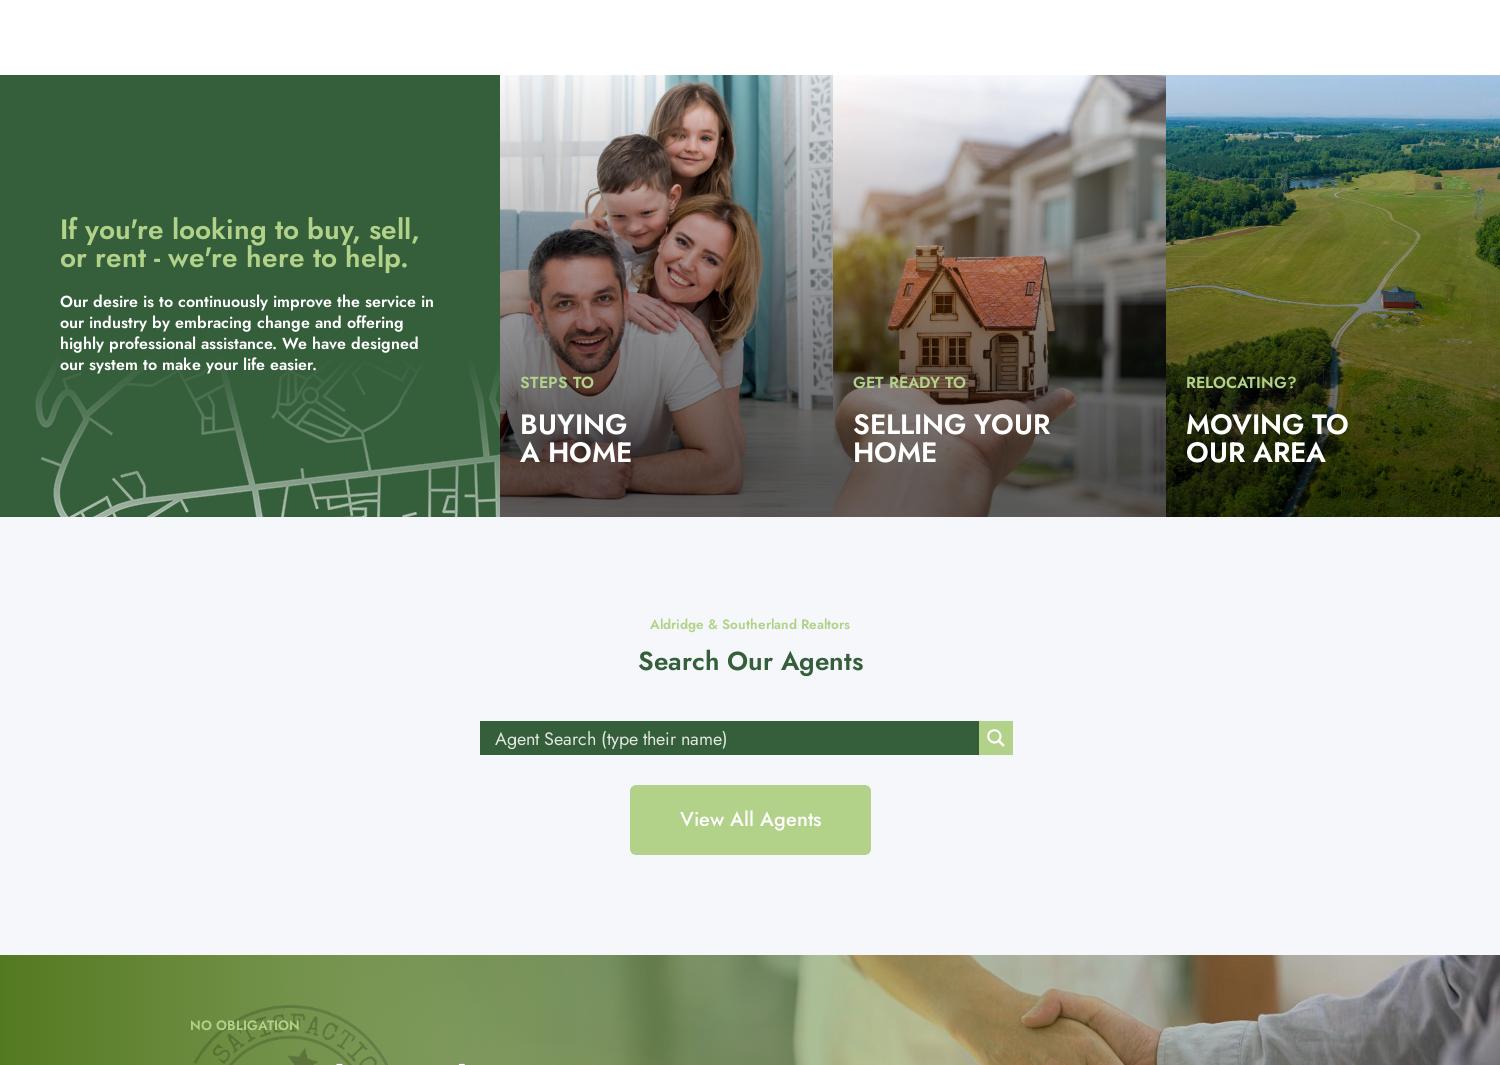 This screenshot has height=1065, width=1500. I want to click on 'GET READY TO', so click(908, 381).